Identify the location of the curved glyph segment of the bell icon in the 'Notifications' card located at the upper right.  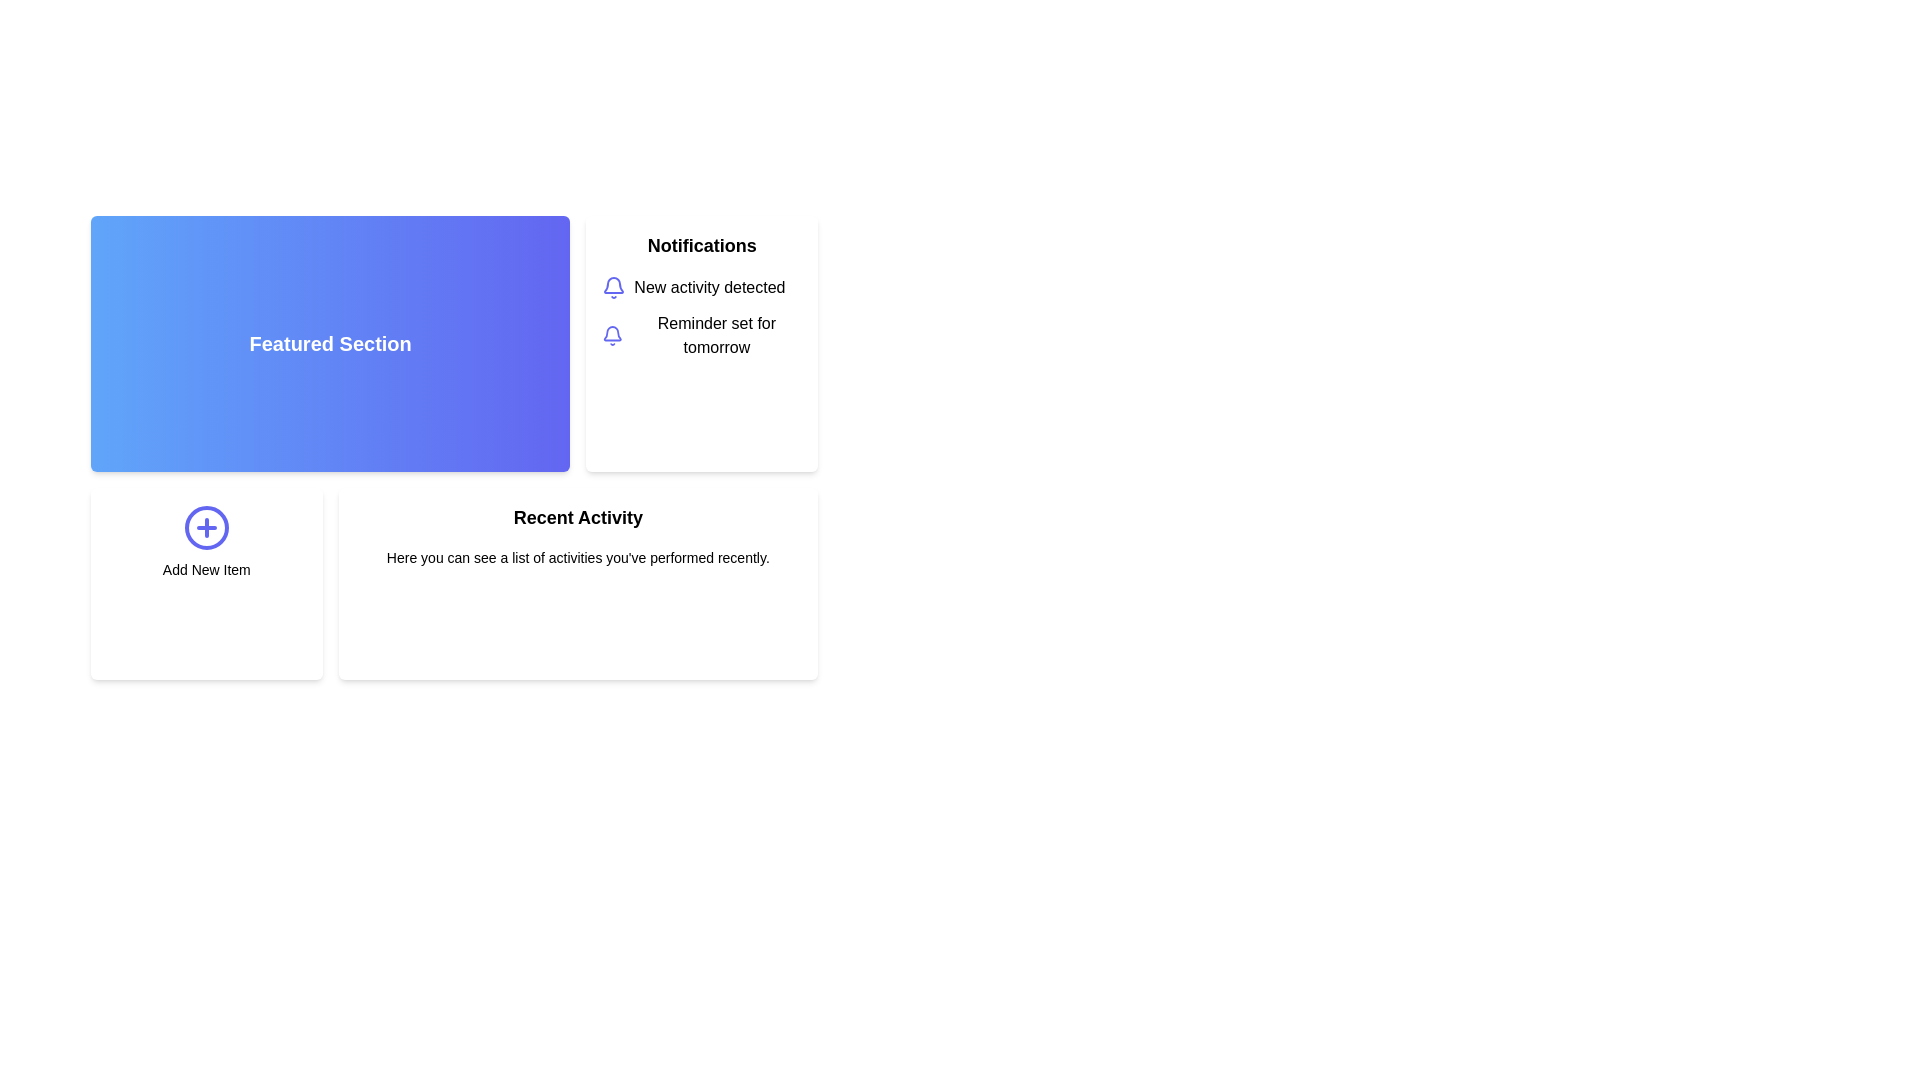
(612, 332).